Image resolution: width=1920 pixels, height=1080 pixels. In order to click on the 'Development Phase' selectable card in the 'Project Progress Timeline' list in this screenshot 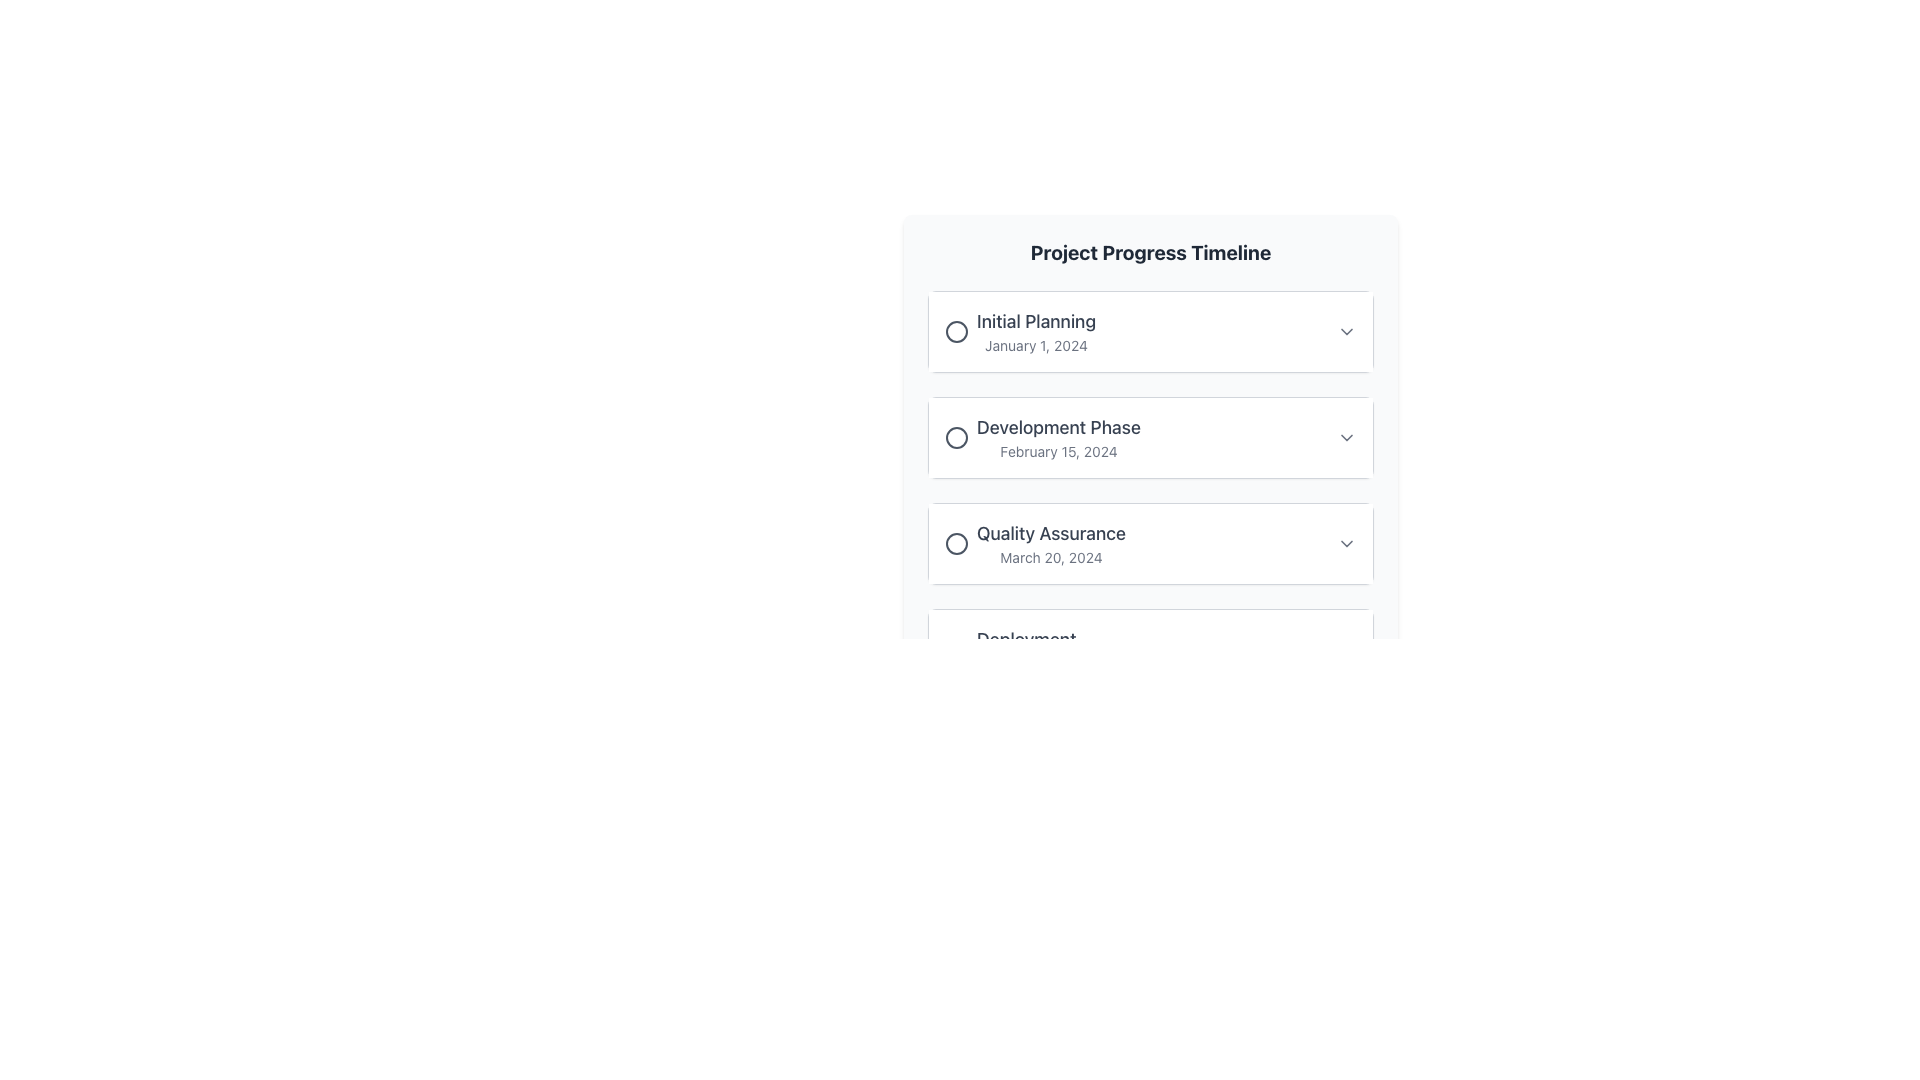, I will do `click(1151, 437)`.